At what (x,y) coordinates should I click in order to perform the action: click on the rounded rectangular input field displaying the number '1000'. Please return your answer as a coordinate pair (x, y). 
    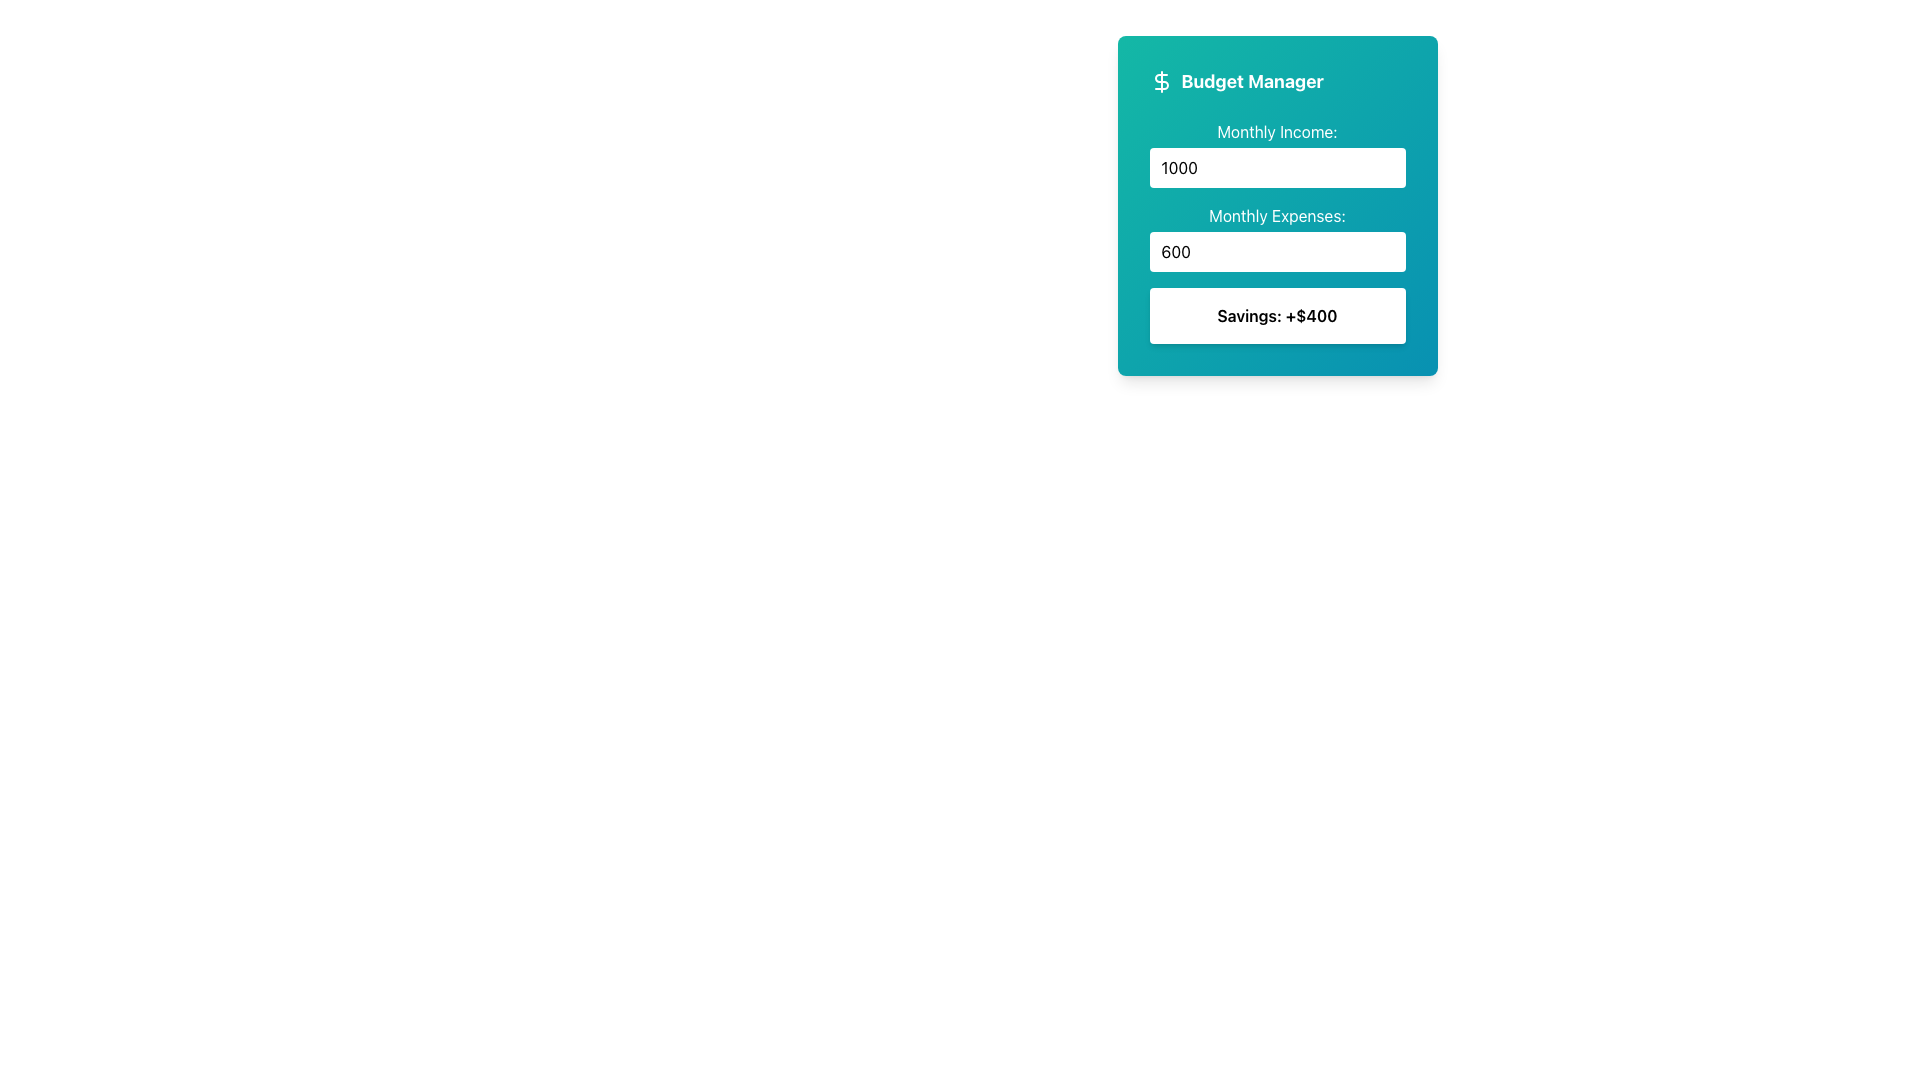
    Looking at the image, I should click on (1276, 167).